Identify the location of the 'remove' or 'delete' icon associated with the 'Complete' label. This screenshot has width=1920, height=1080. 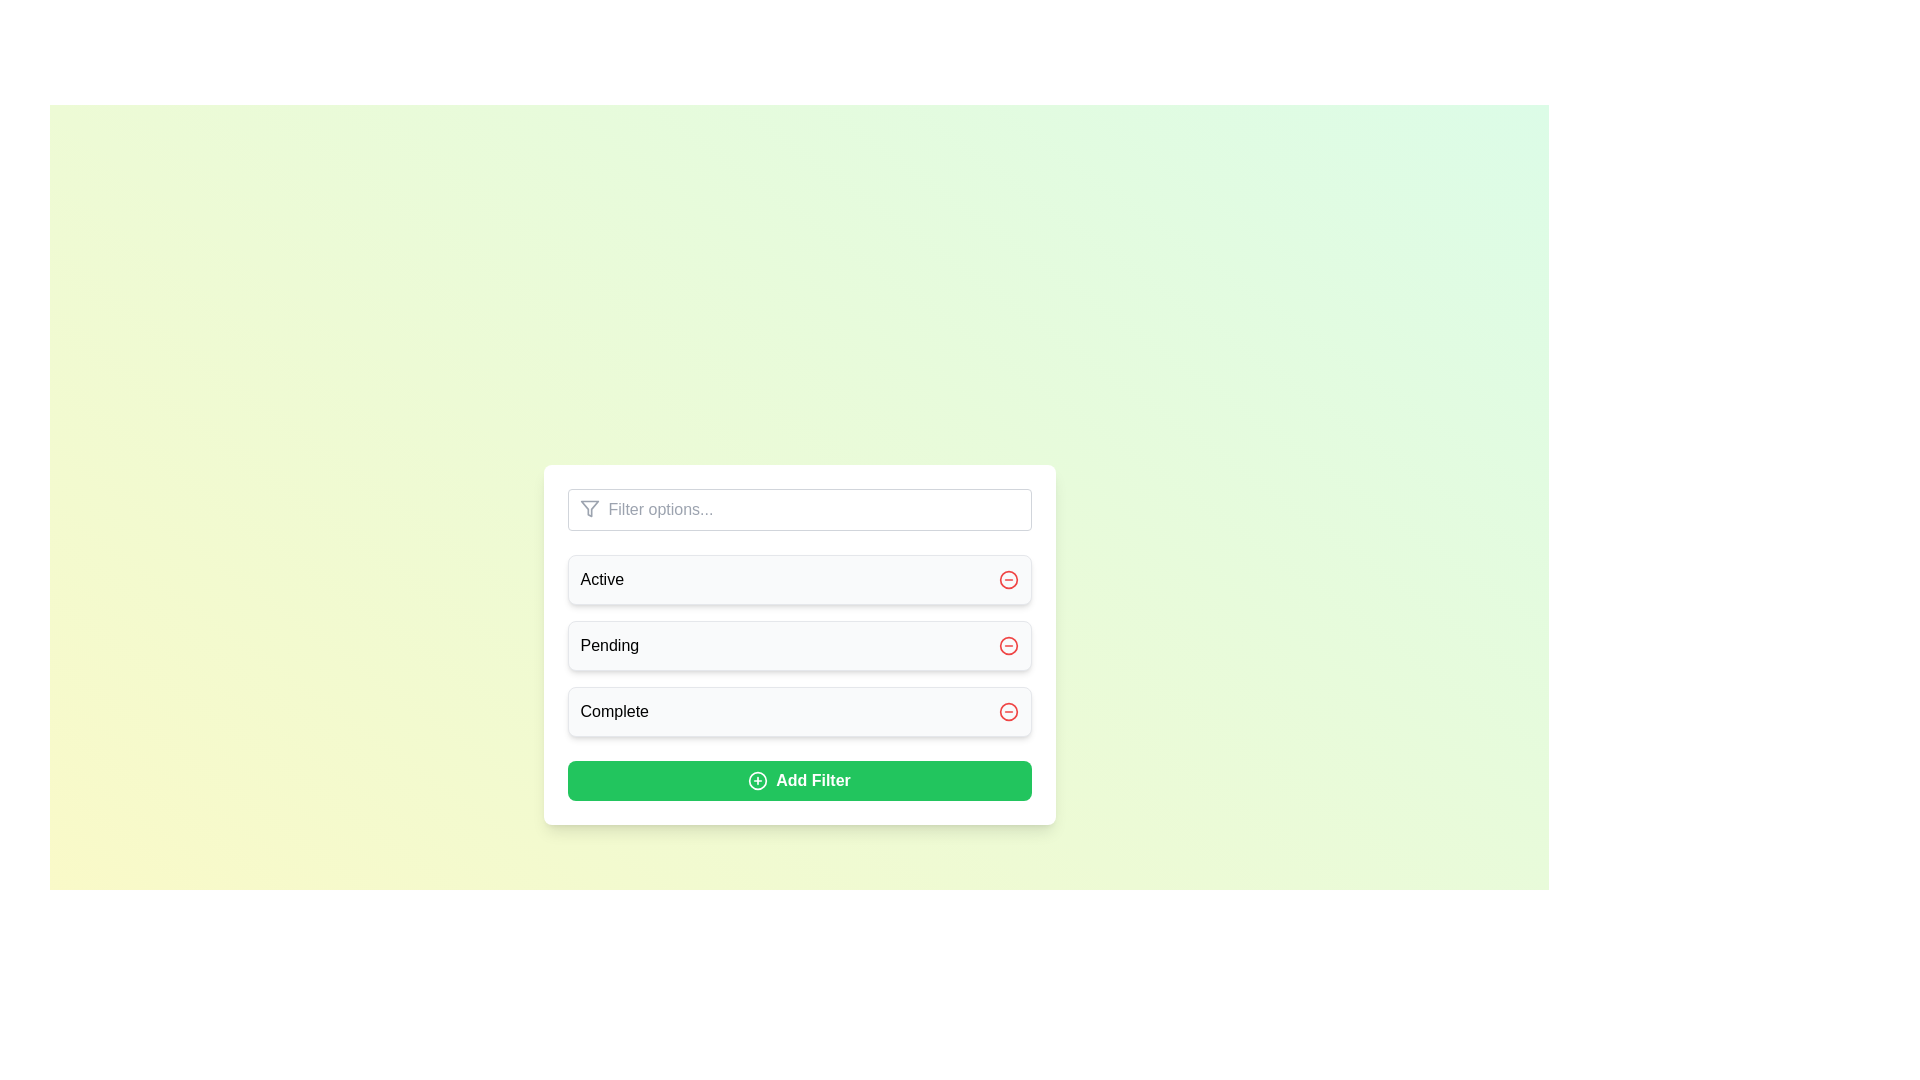
(1008, 711).